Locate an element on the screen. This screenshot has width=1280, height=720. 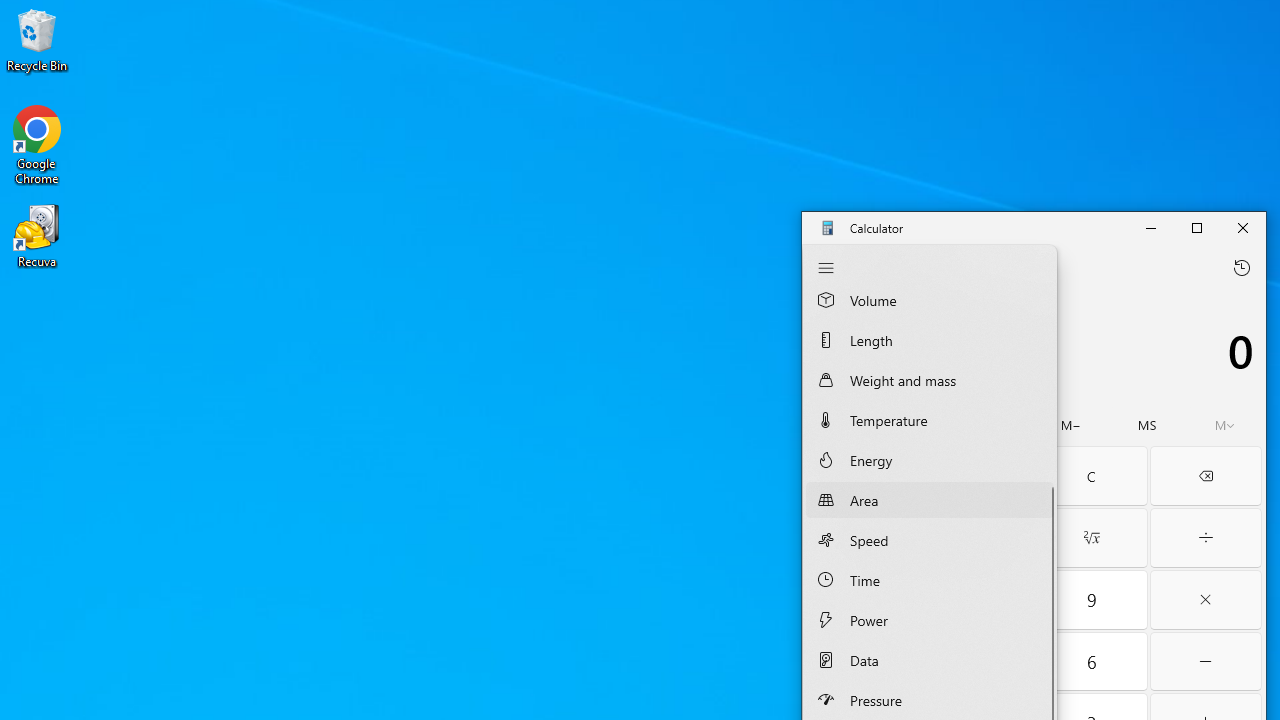
'Pressure Converter' is located at coordinates (928, 698).